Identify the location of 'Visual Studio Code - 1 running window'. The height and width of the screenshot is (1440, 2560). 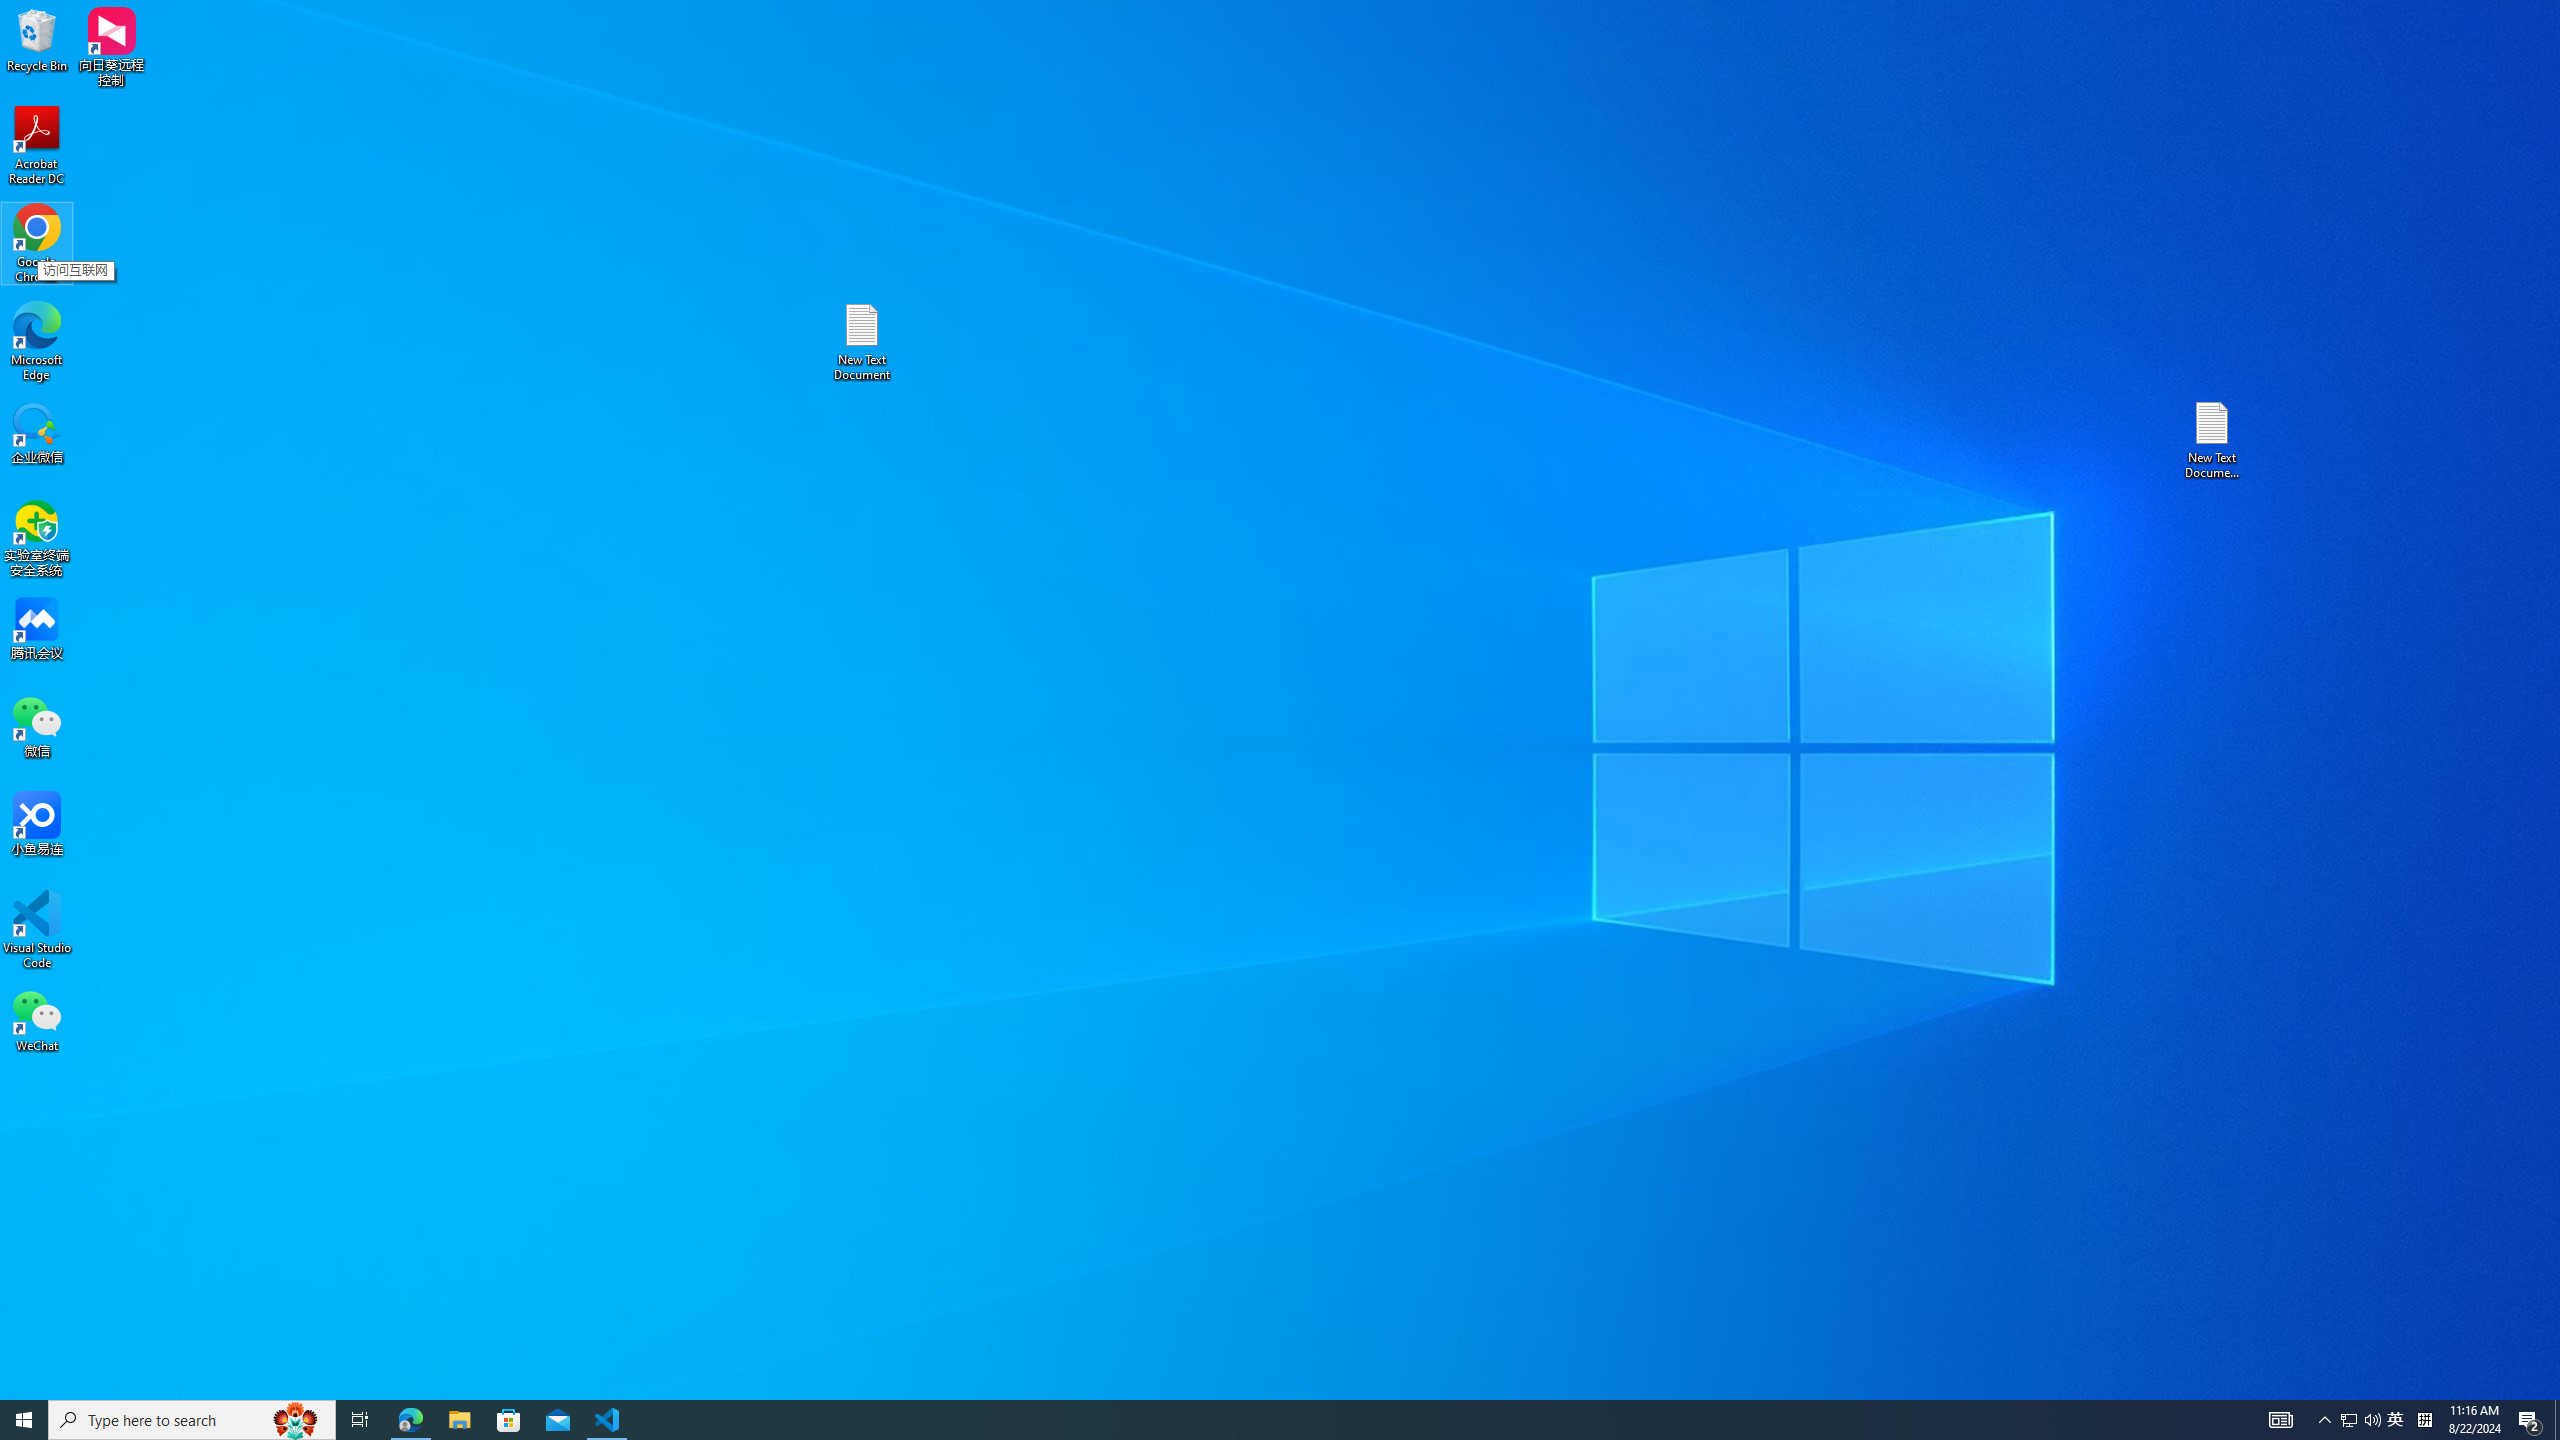
(607, 1418).